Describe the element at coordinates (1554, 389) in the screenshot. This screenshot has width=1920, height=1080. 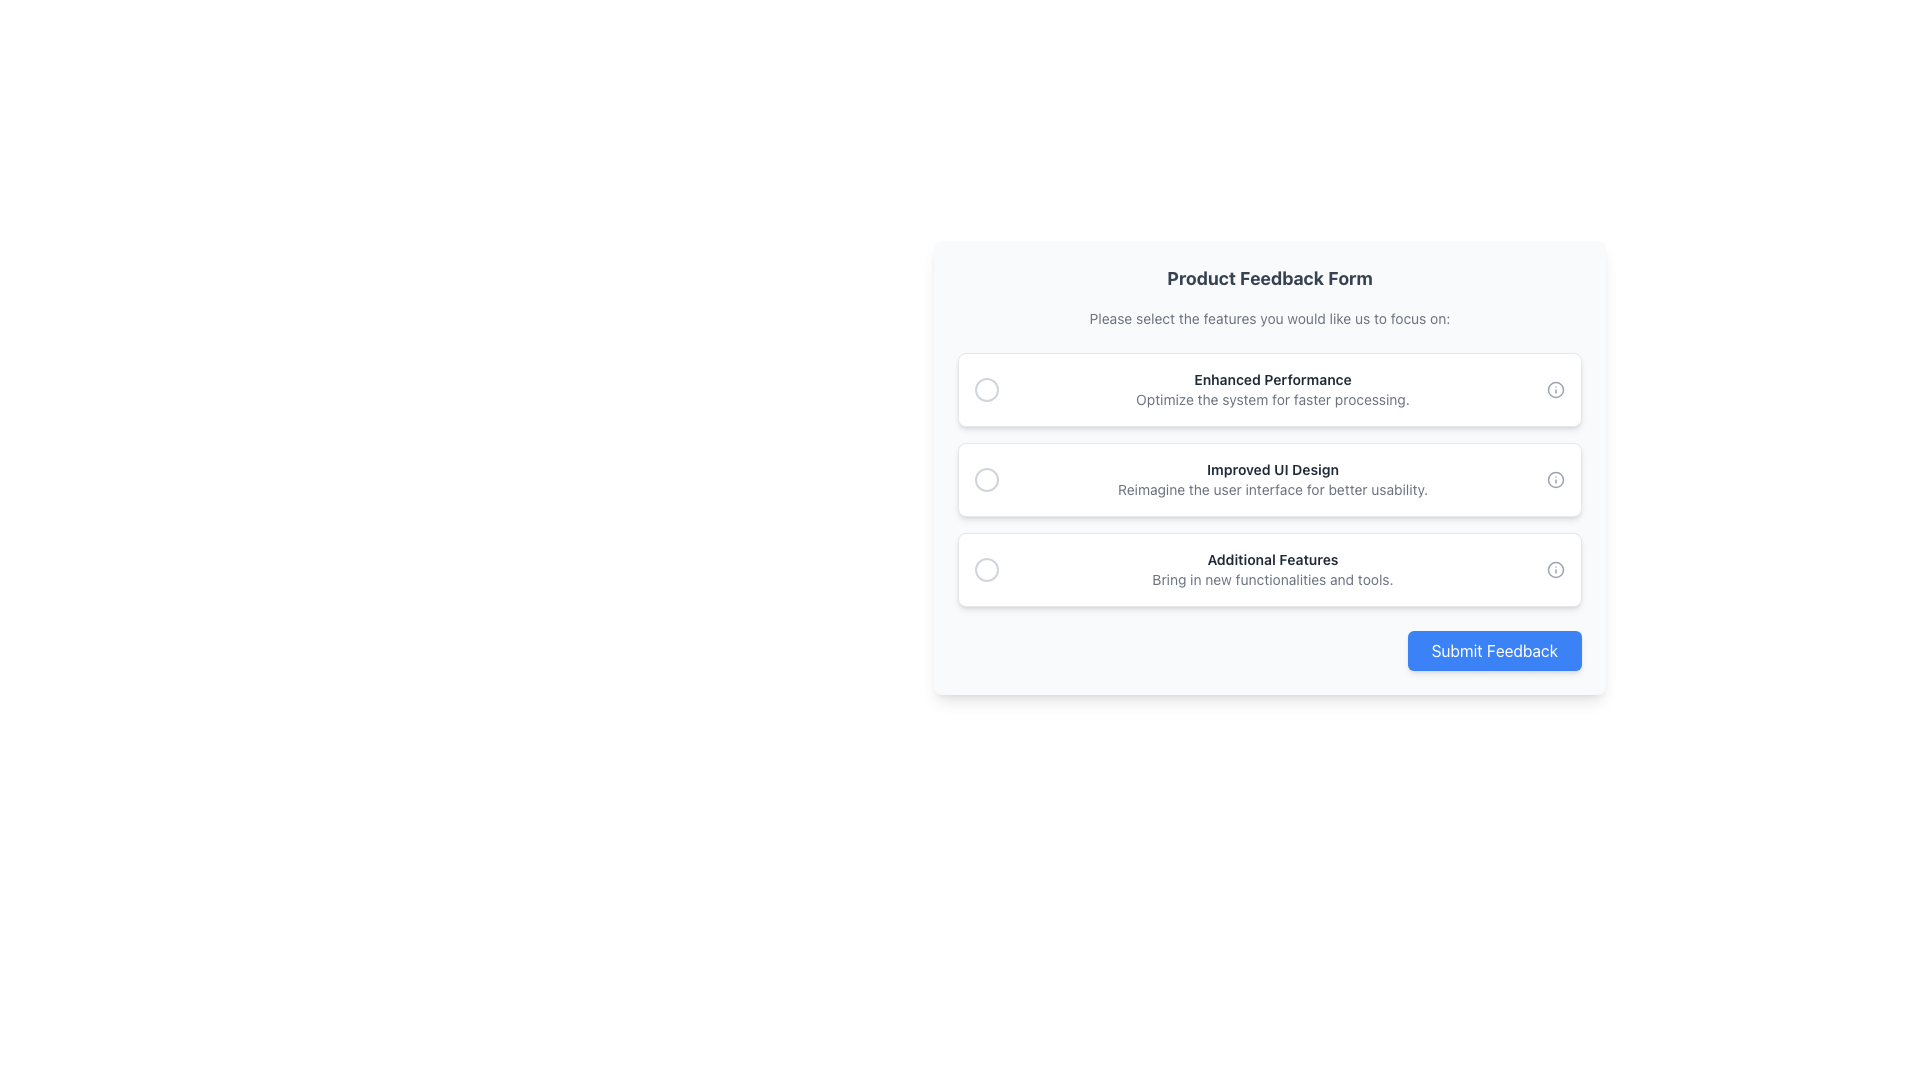
I see `the informational icon located at the end of the 'Enhanced Performance' text block in the feedback selection card` at that location.